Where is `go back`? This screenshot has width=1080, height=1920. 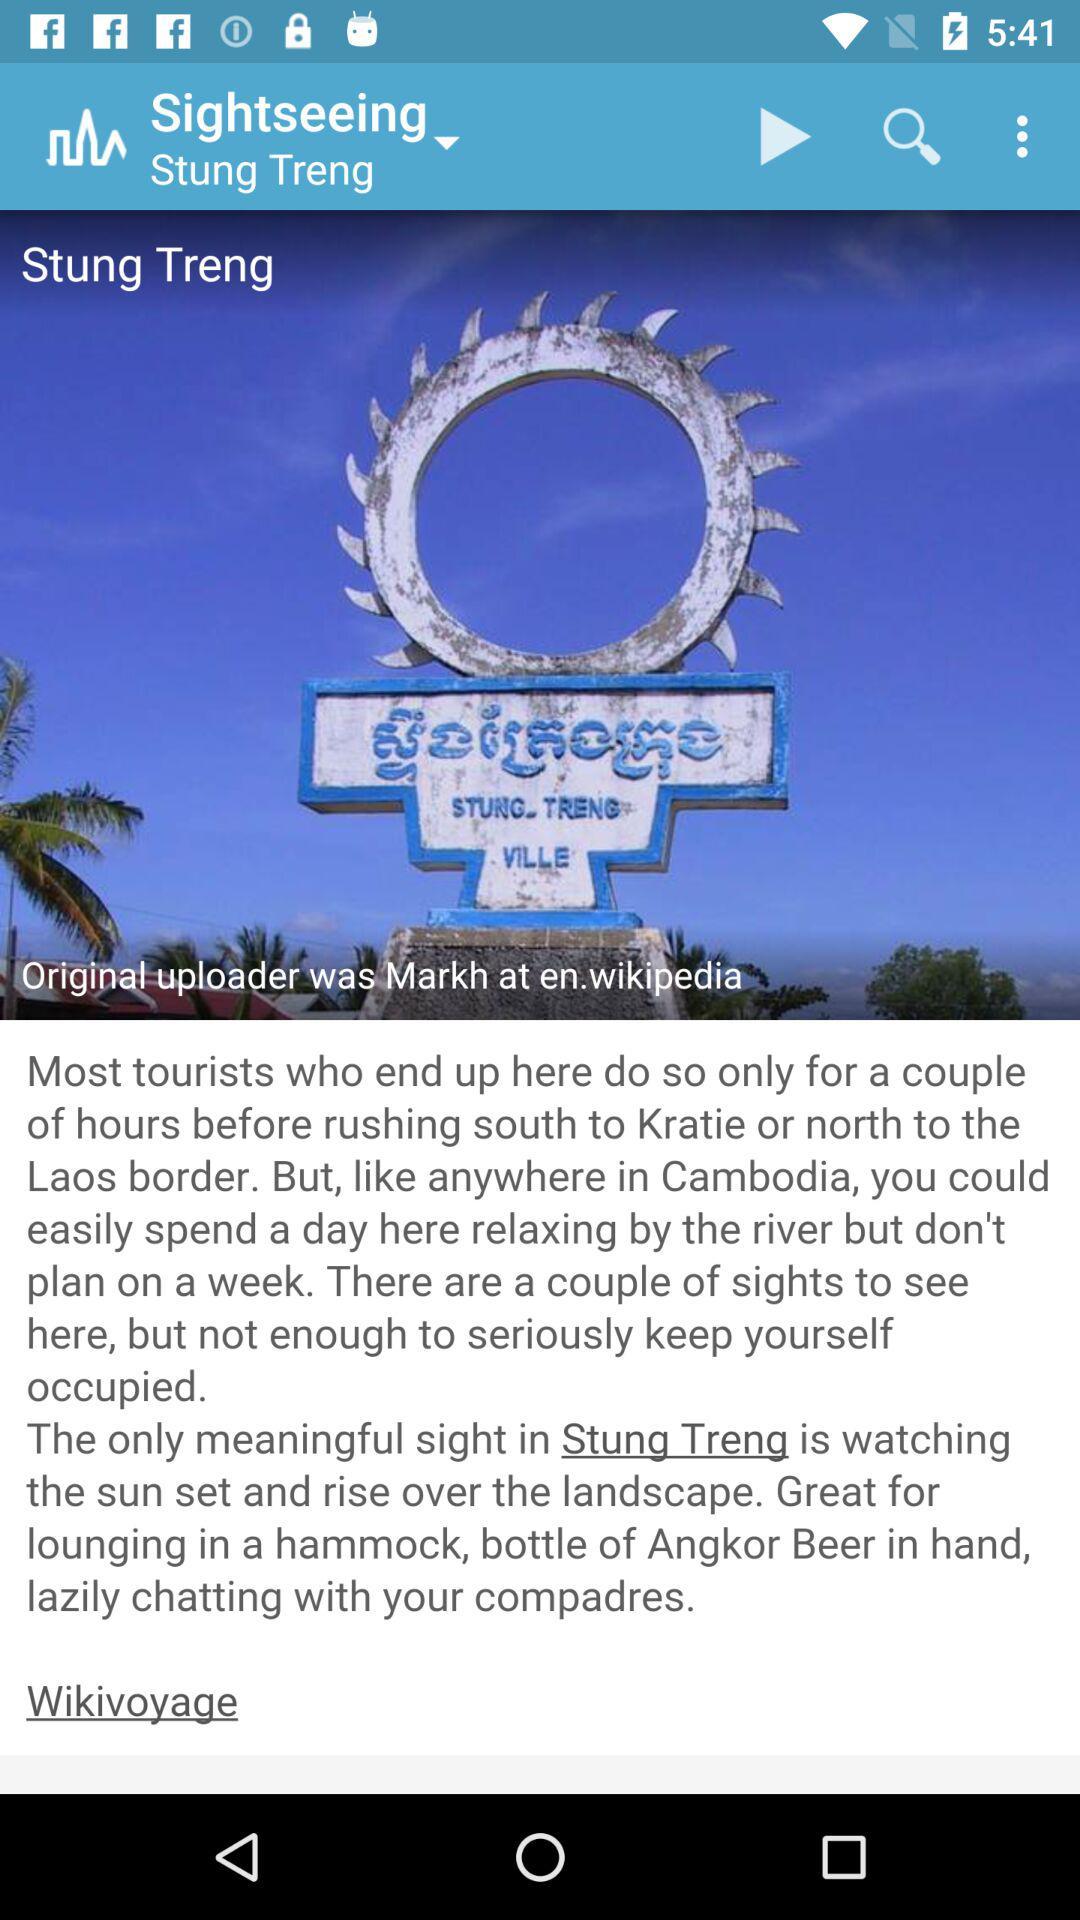 go back is located at coordinates (540, 1701).